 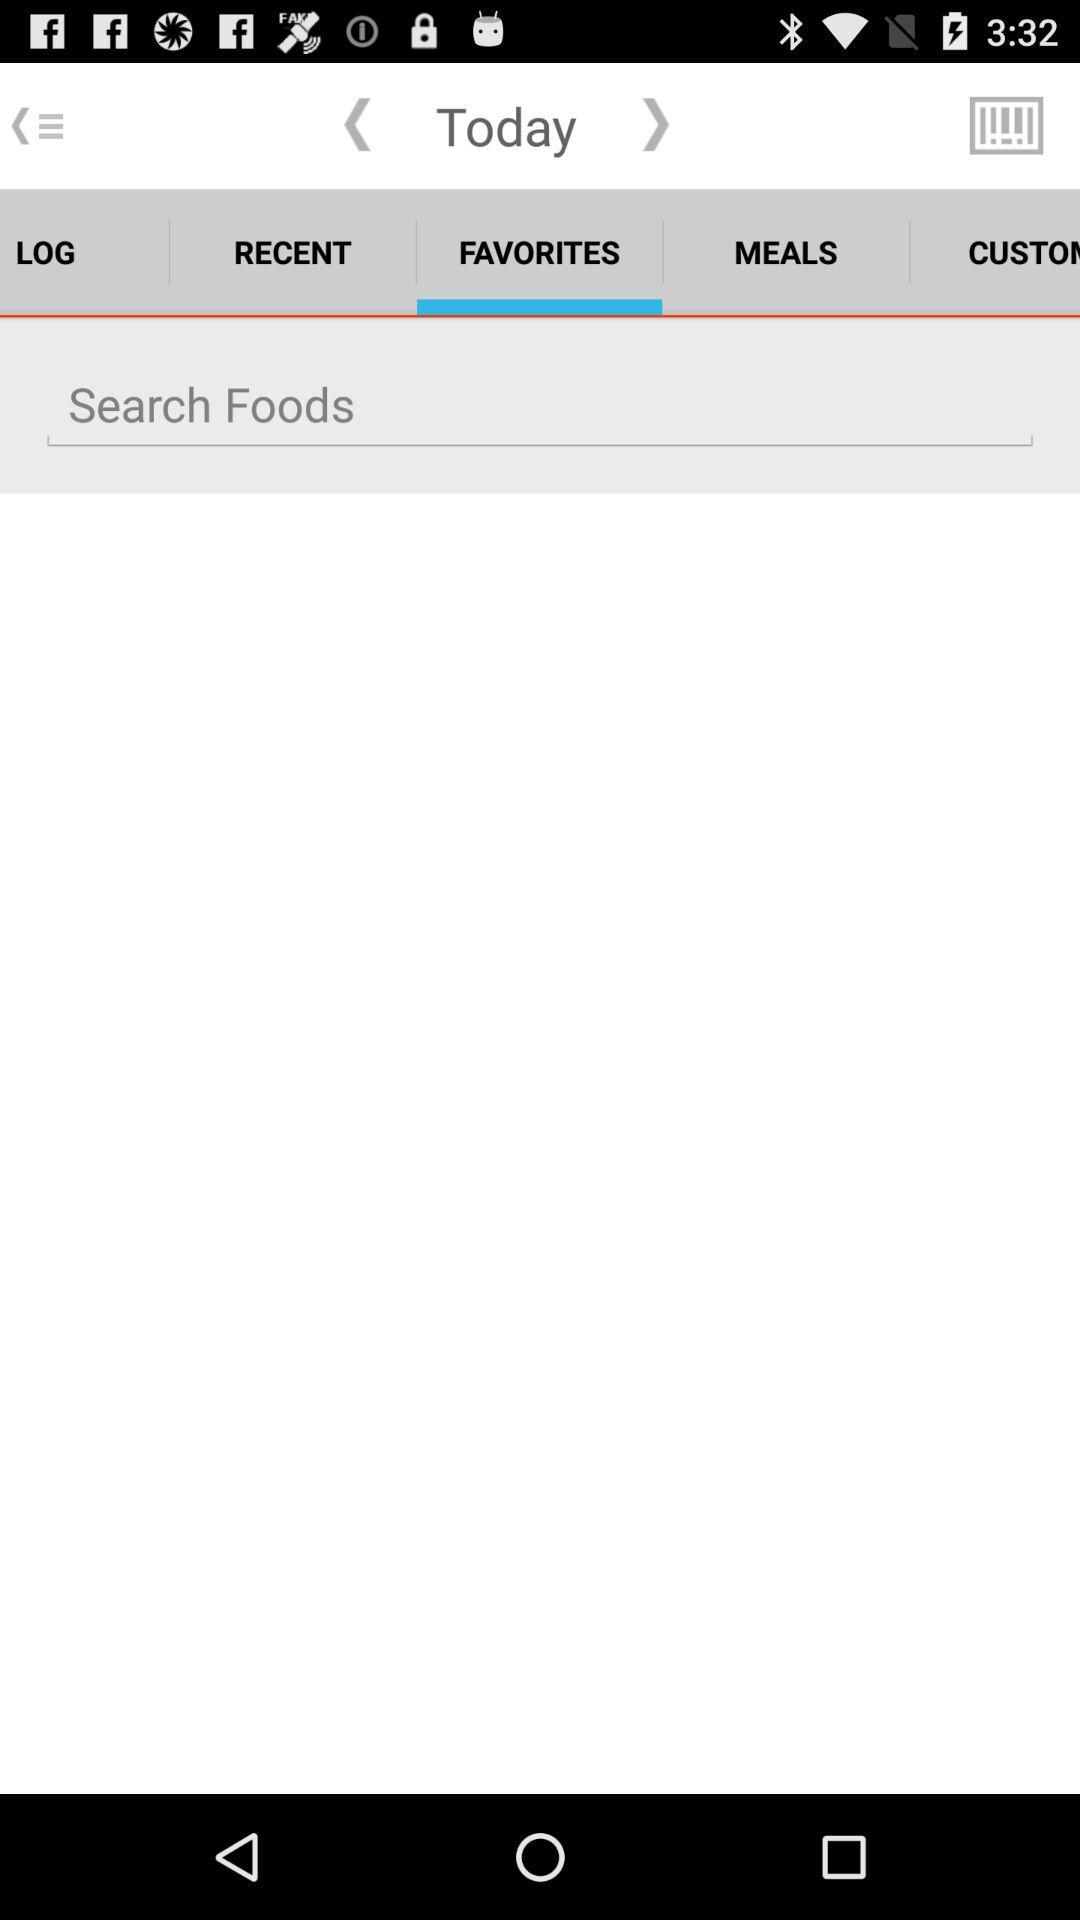 What do you see at coordinates (505, 124) in the screenshot?
I see `the today item` at bounding box center [505, 124].